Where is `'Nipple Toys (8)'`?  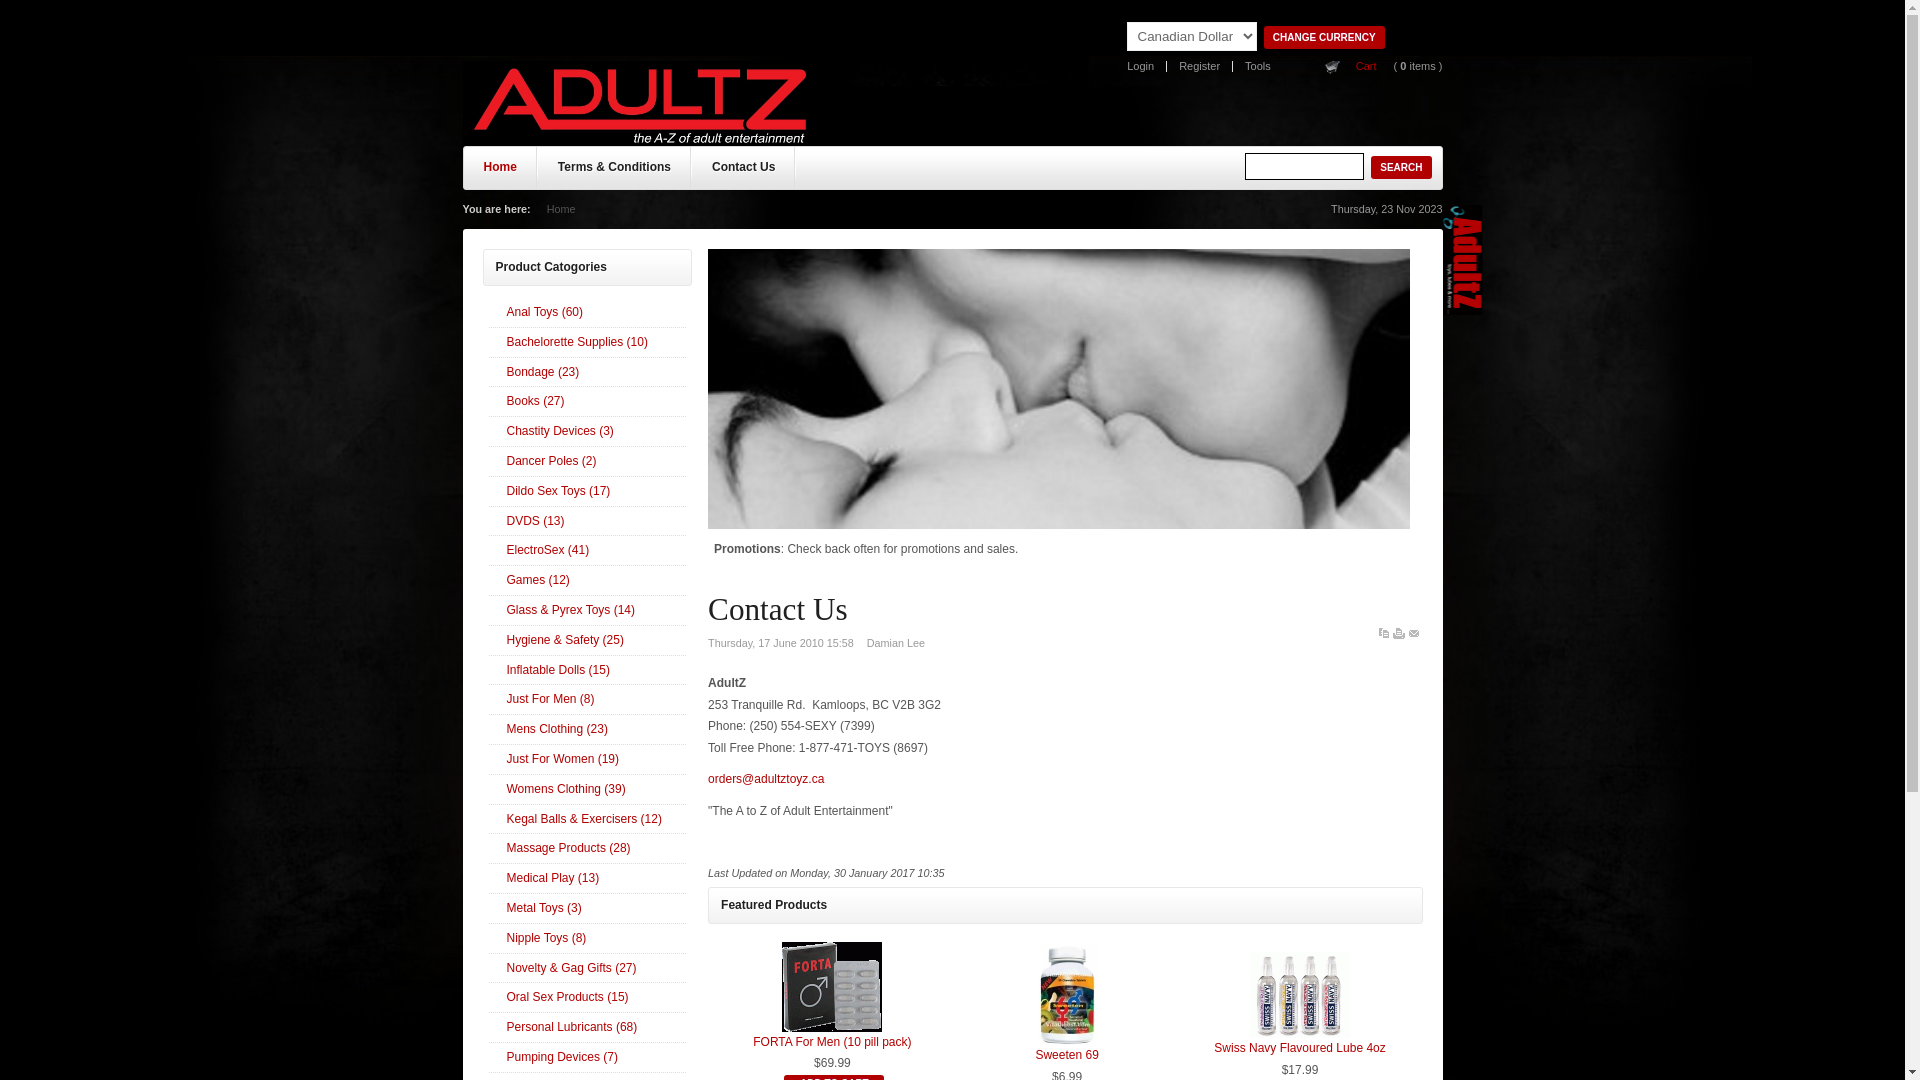
'Nipple Toys (8)' is located at coordinates (585, 938).